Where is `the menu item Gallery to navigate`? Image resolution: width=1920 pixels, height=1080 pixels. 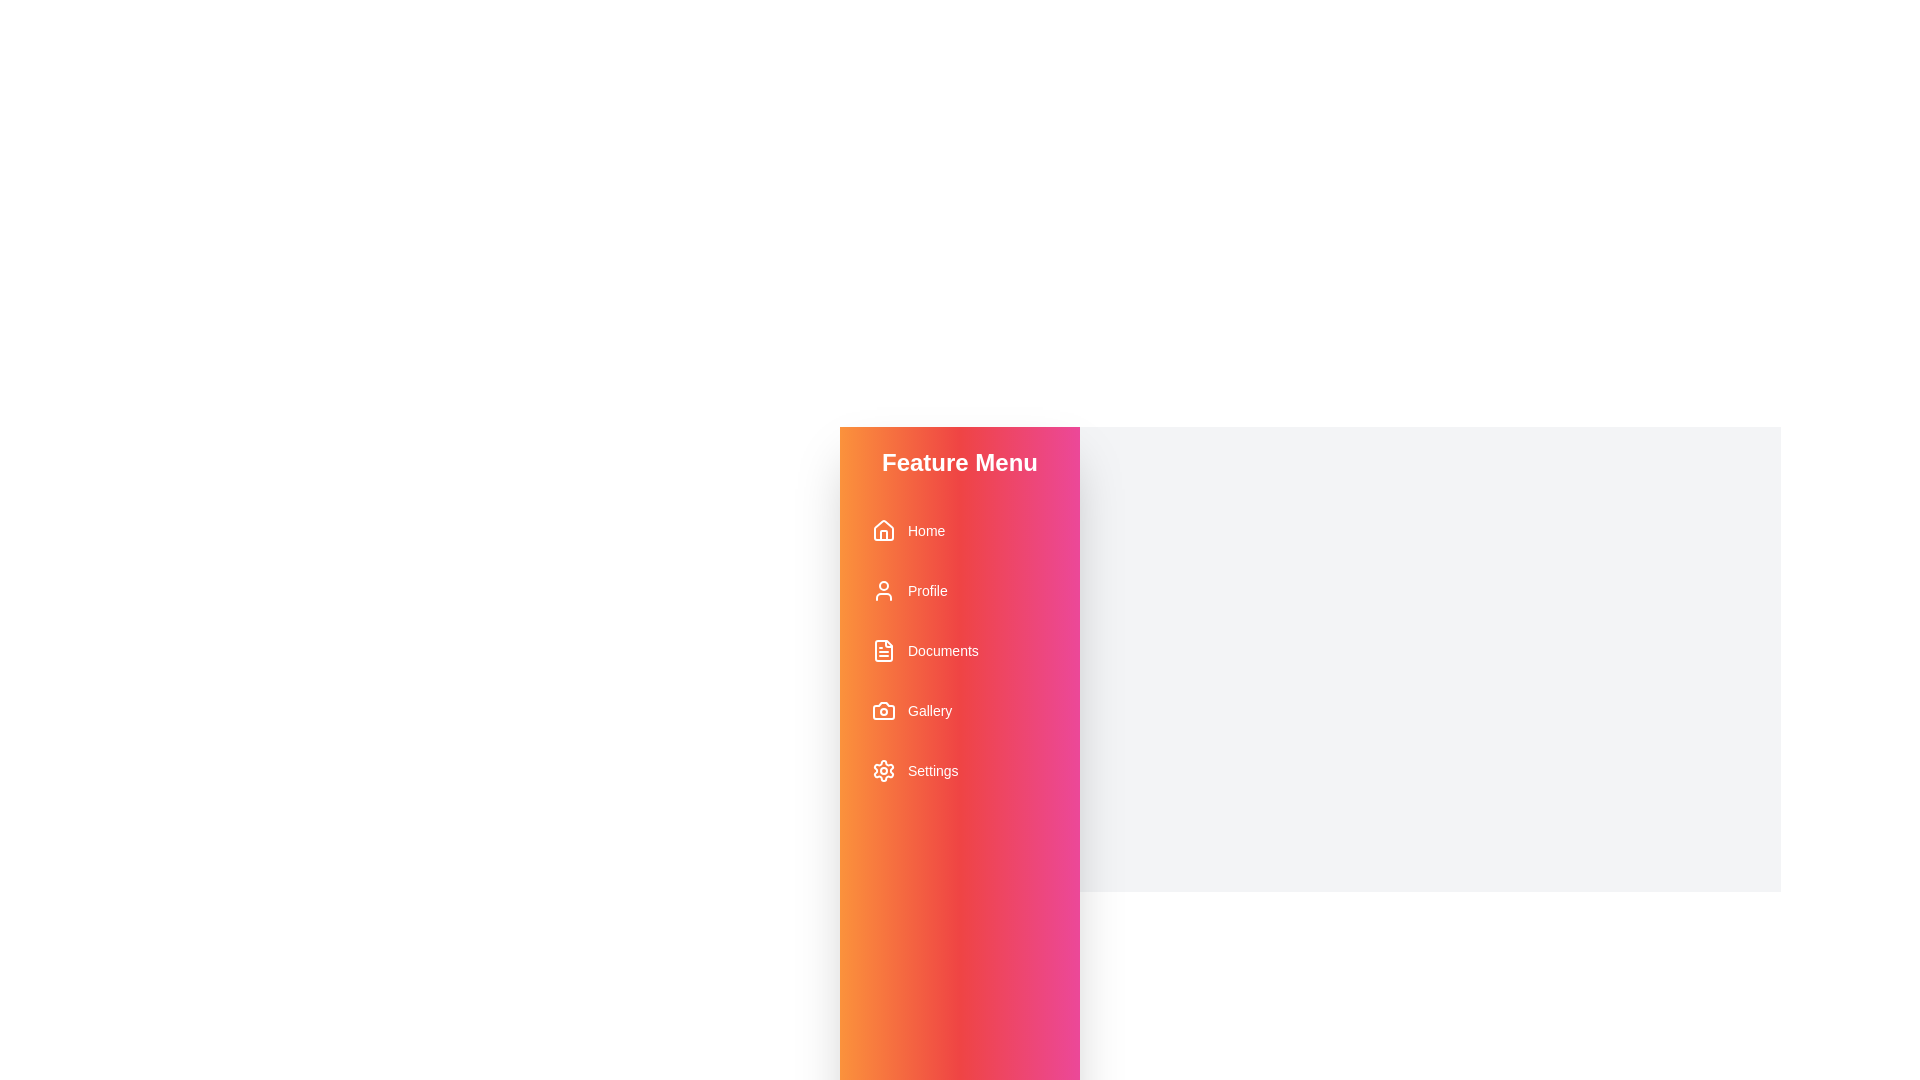
the menu item Gallery to navigate is located at coordinates (960, 709).